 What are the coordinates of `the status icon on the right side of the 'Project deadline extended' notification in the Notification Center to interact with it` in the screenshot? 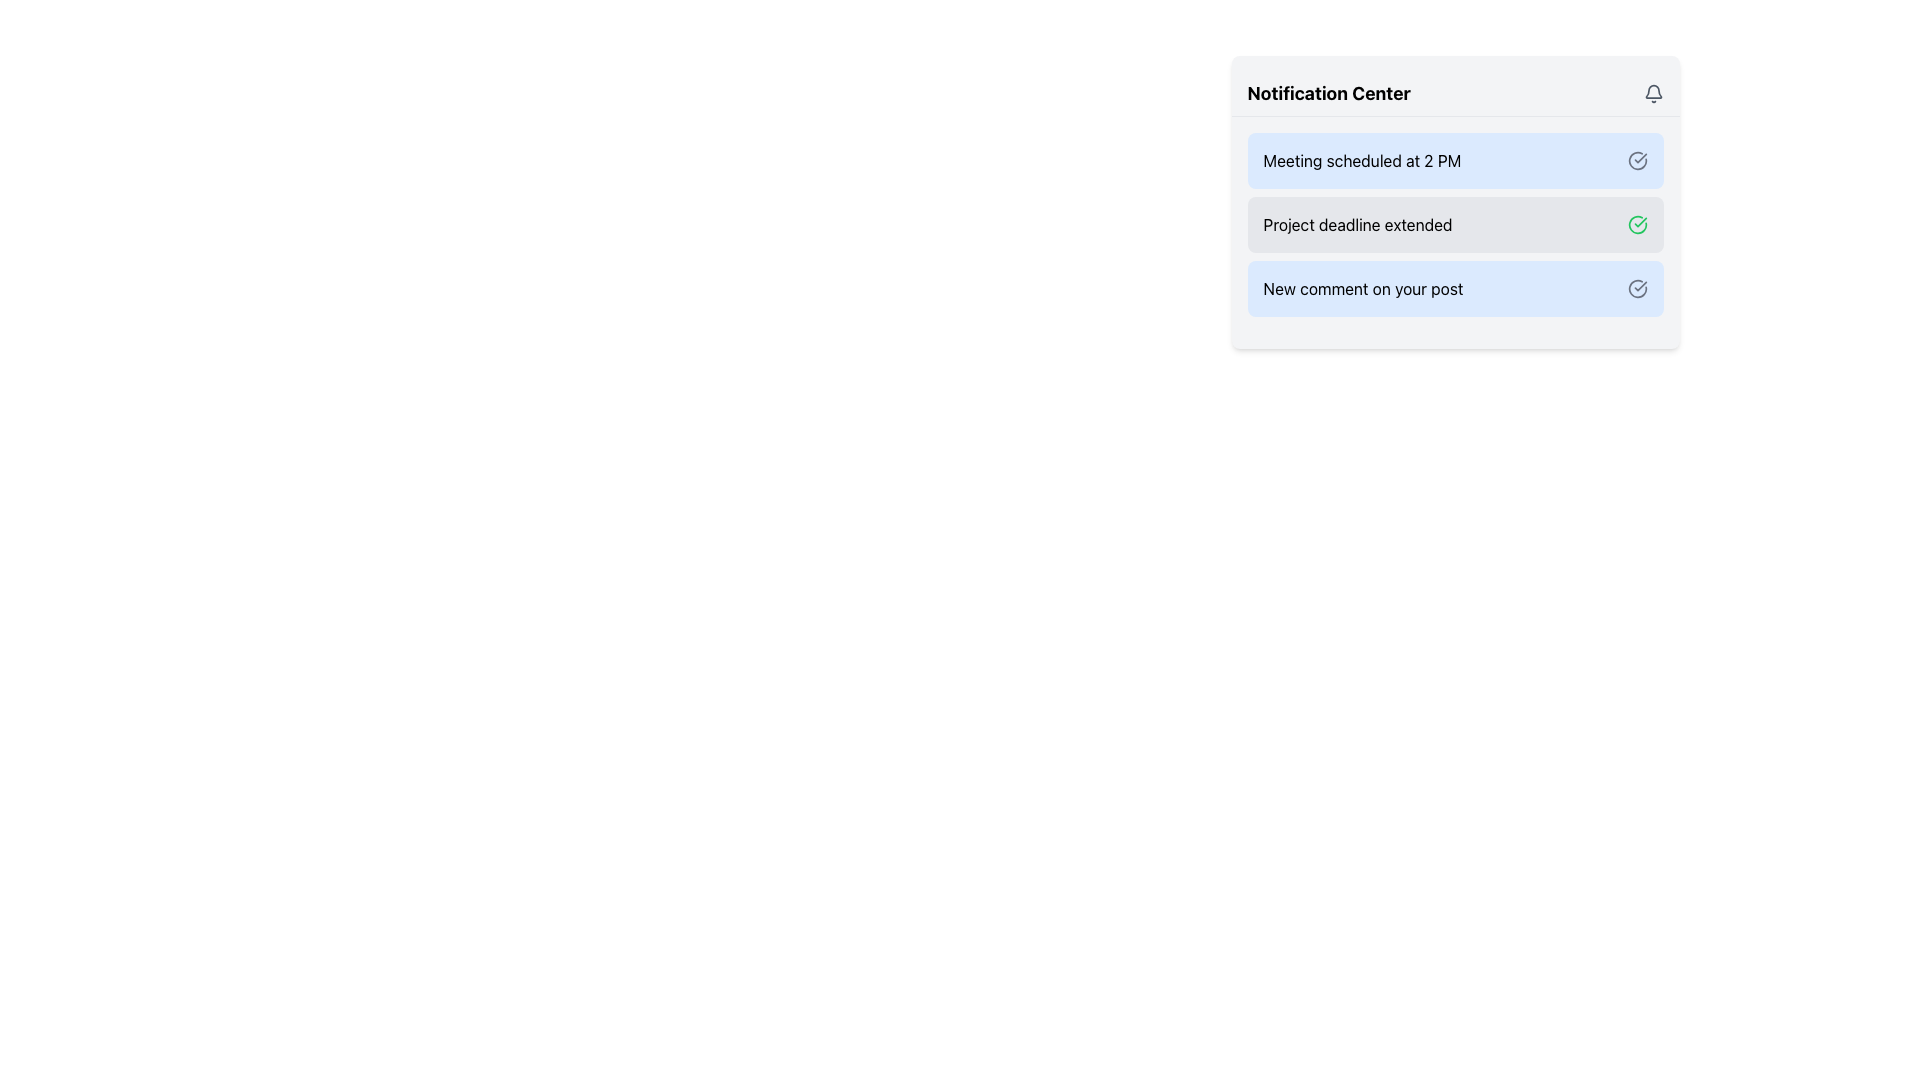 It's located at (1637, 224).